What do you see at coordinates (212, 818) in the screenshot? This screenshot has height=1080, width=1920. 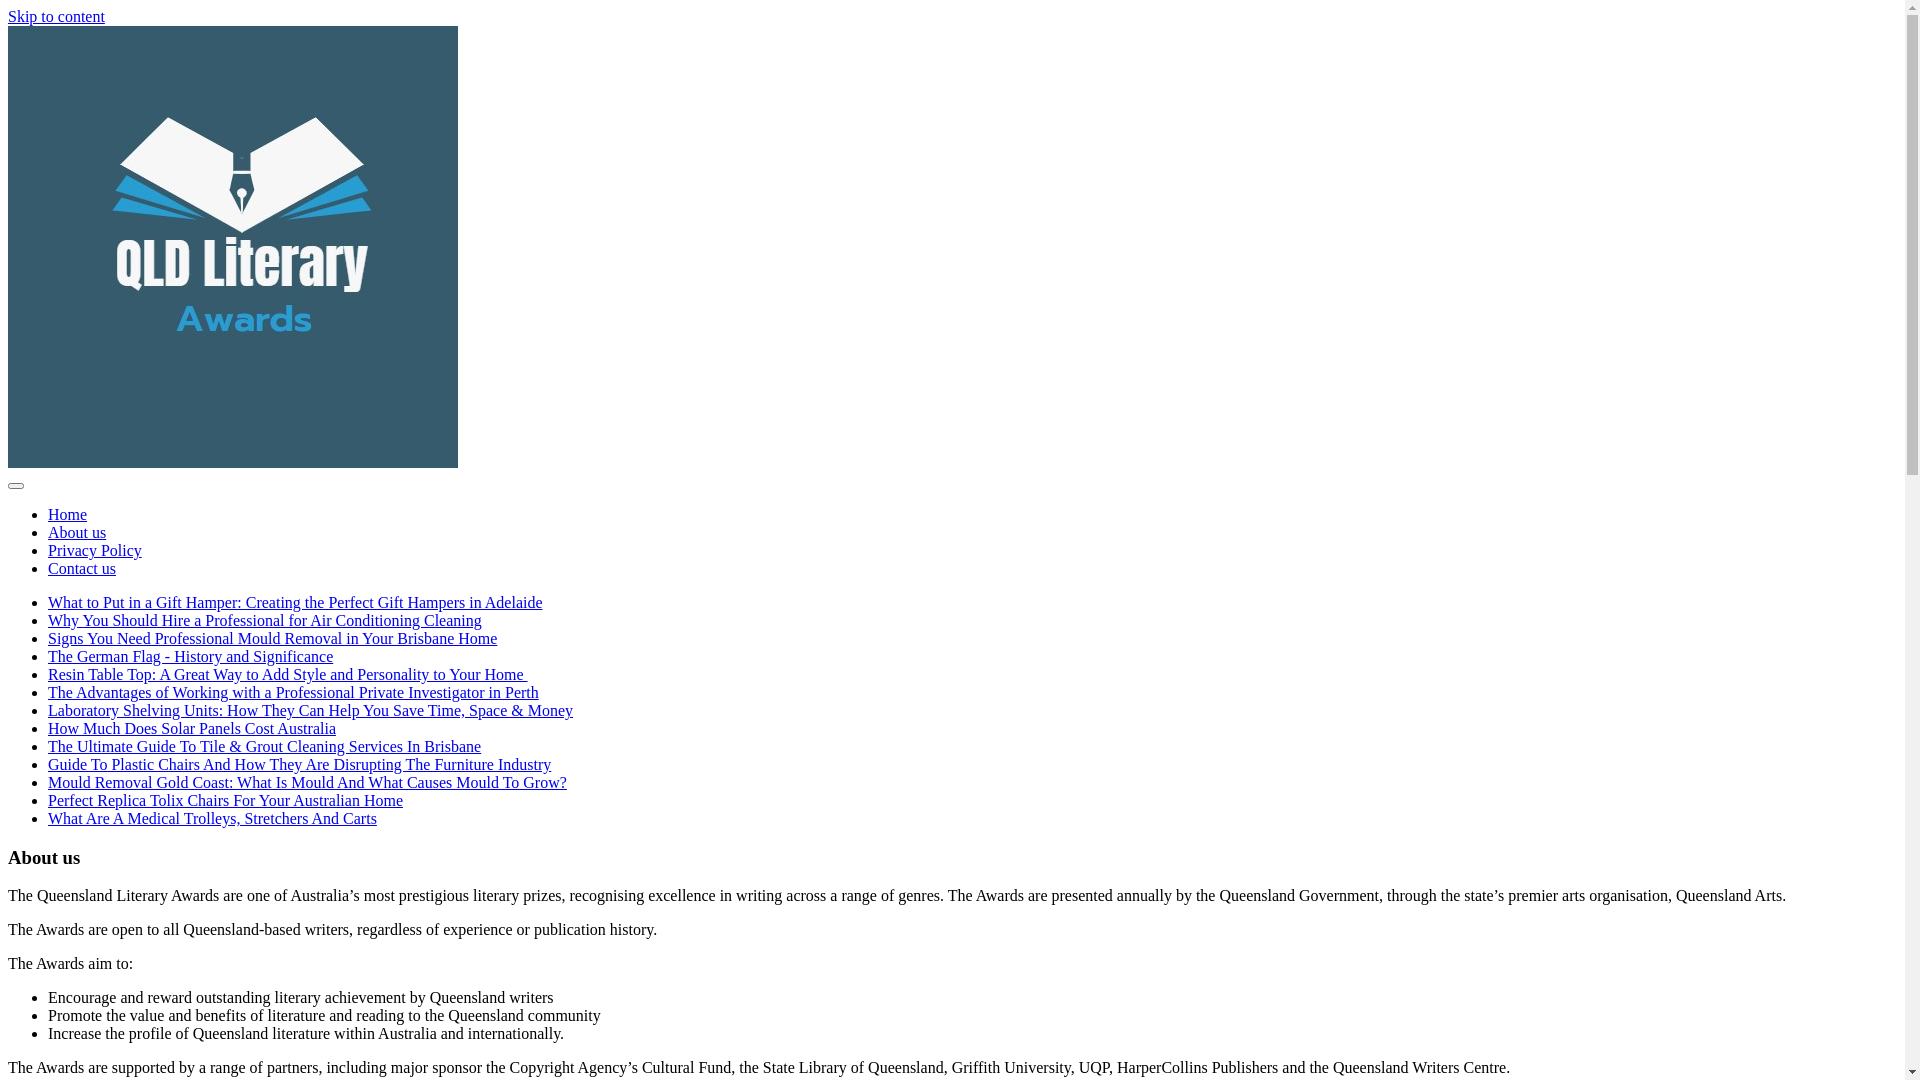 I see `'What Are A Medical Trolleys, Stretchers And Carts'` at bounding box center [212, 818].